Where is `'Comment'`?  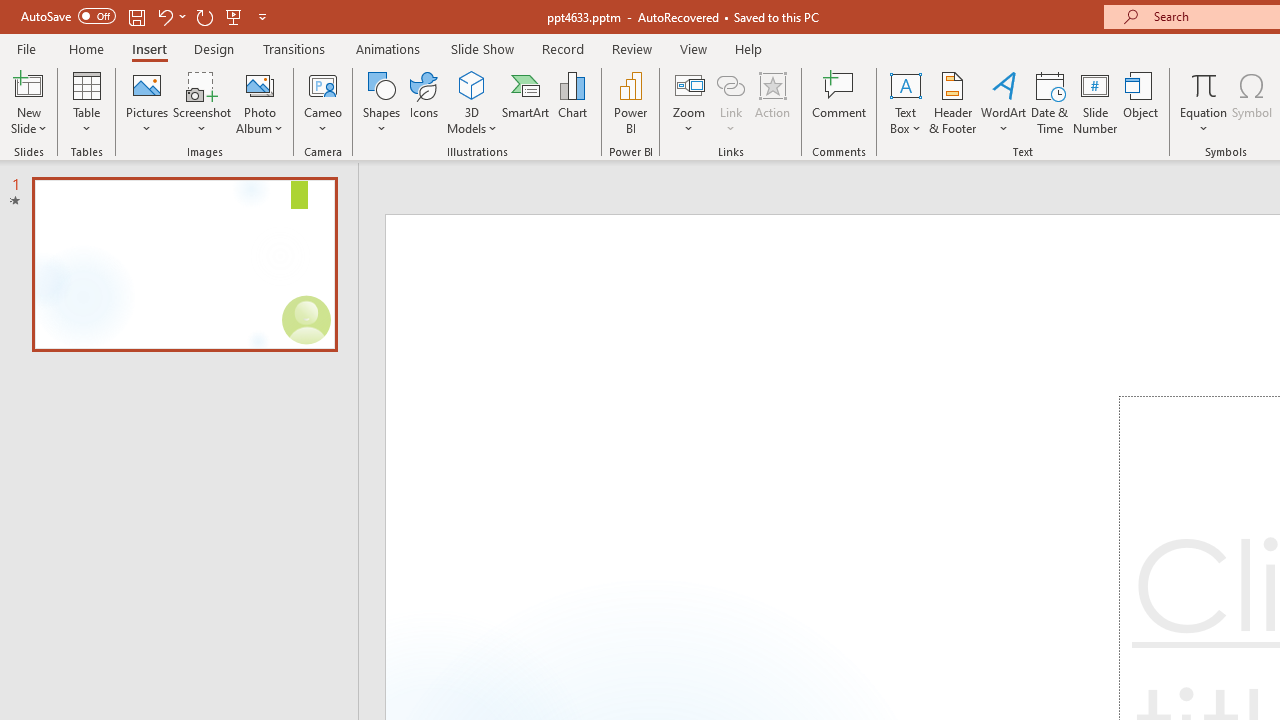 'Comment' is located at coordinates (839, 103).